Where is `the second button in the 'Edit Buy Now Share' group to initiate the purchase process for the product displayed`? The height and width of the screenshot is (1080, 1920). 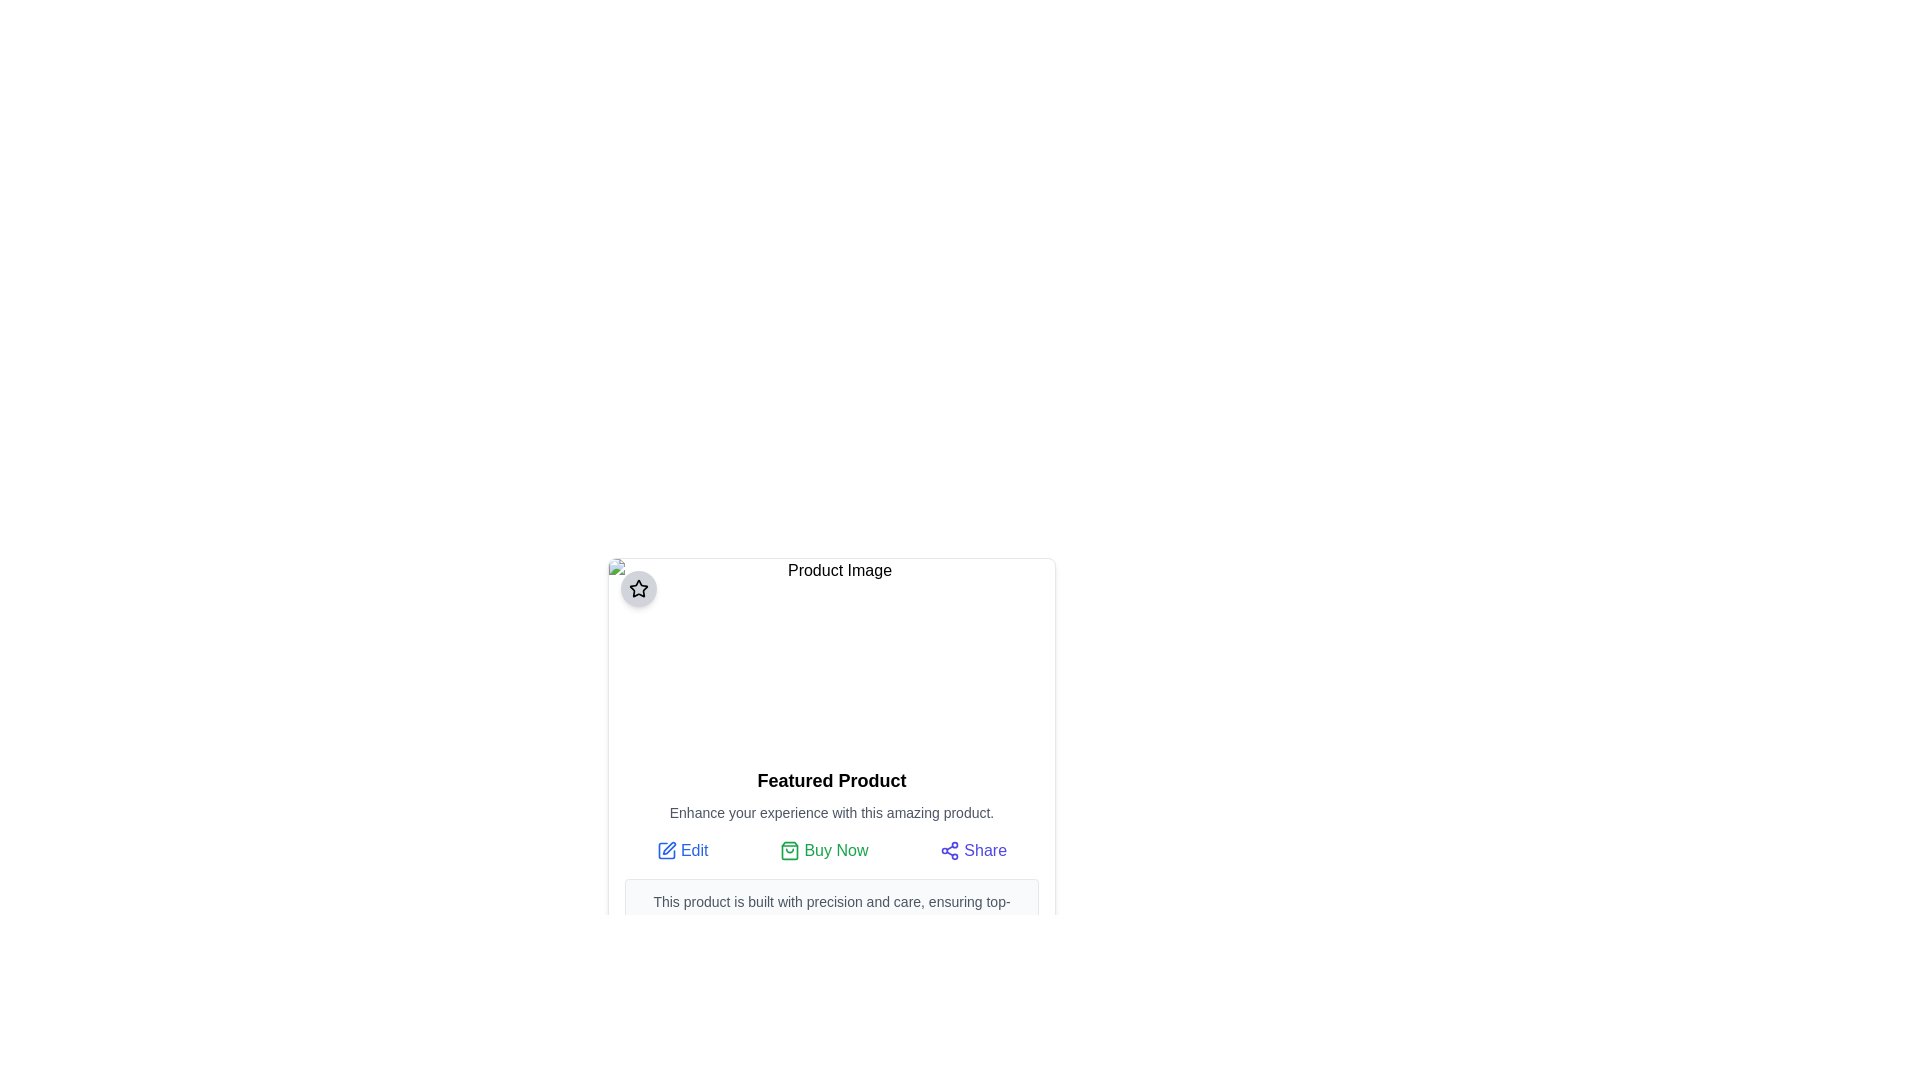 the second button in the 'Edit Buy Now Share' group to initiate the purchase process for the product displayed is located at coordinates (824, 851).